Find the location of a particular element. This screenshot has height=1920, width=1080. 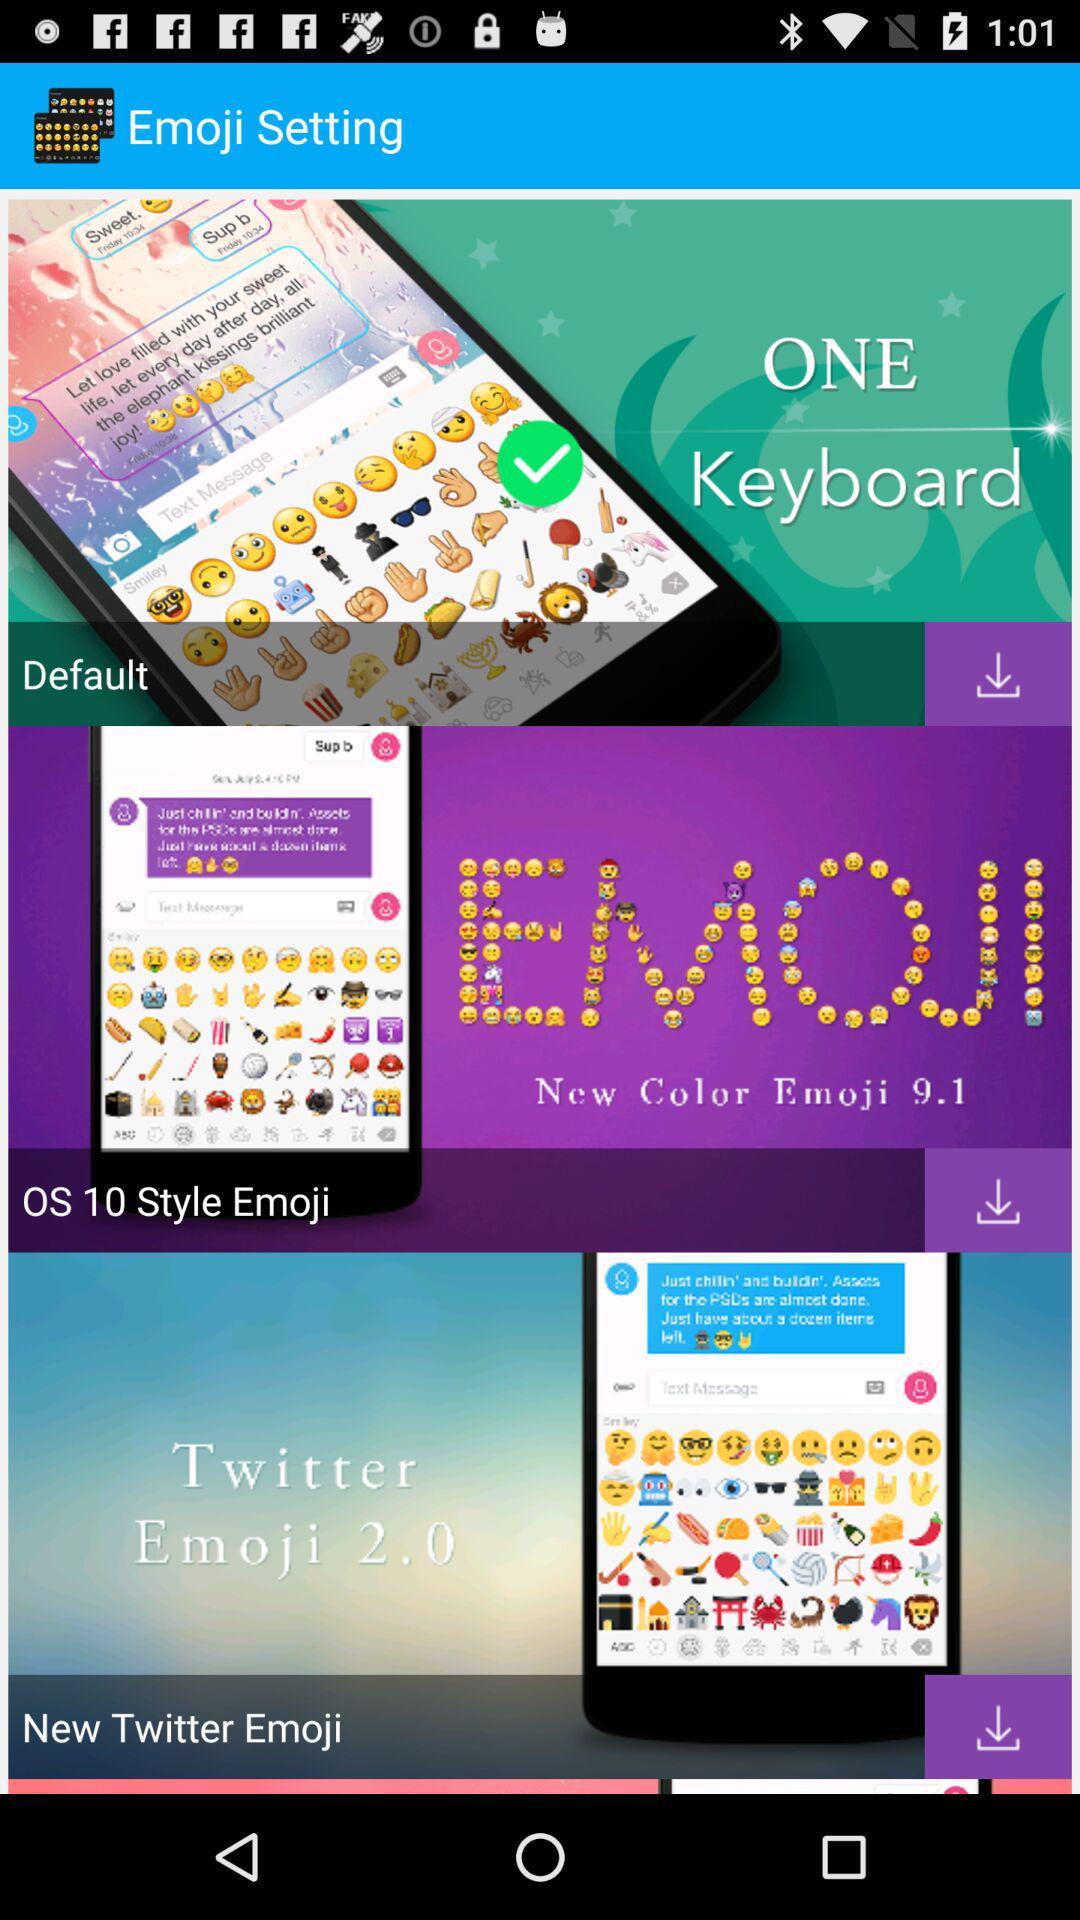

move to next emoji app is located at coordinates (998, 674).